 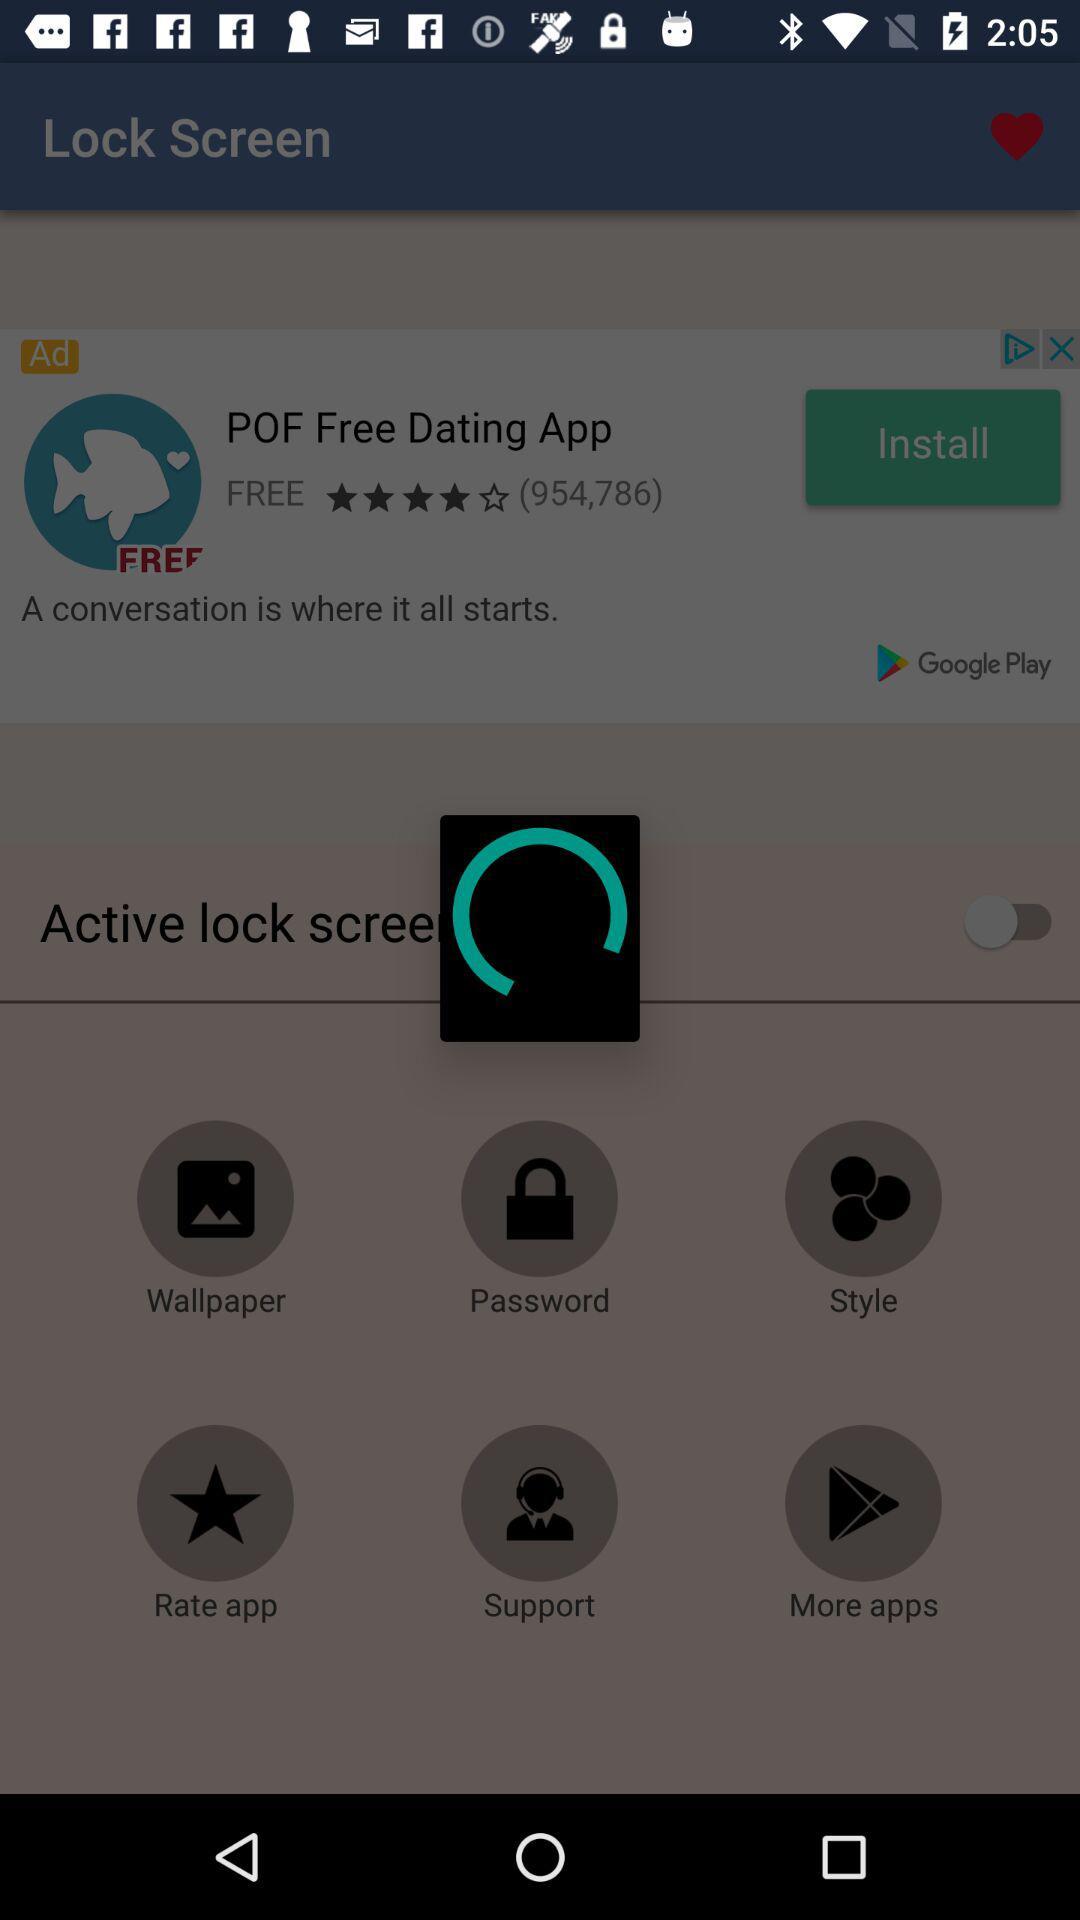 What do you see at coordinates (216, 1503) in the screenshot?
I see `rating` at bounding box center [216, 1503].